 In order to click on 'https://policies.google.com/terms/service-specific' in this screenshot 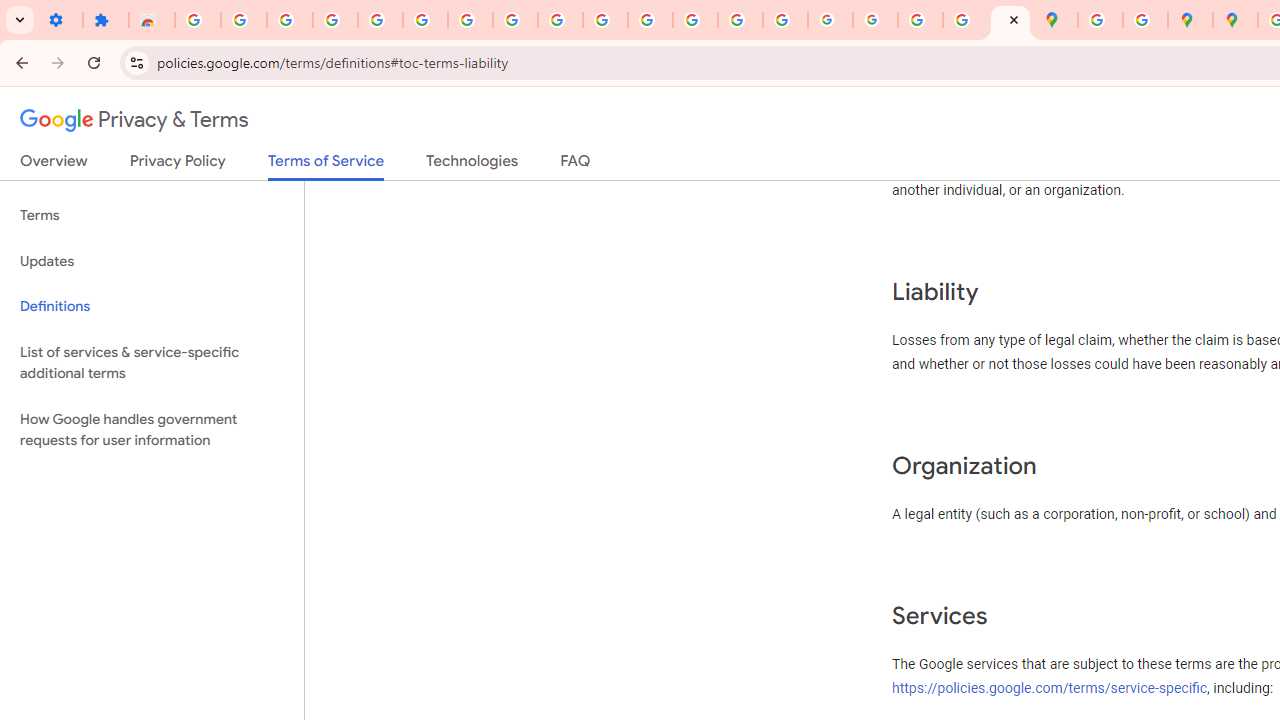, I will do `click(1049, 686)`.